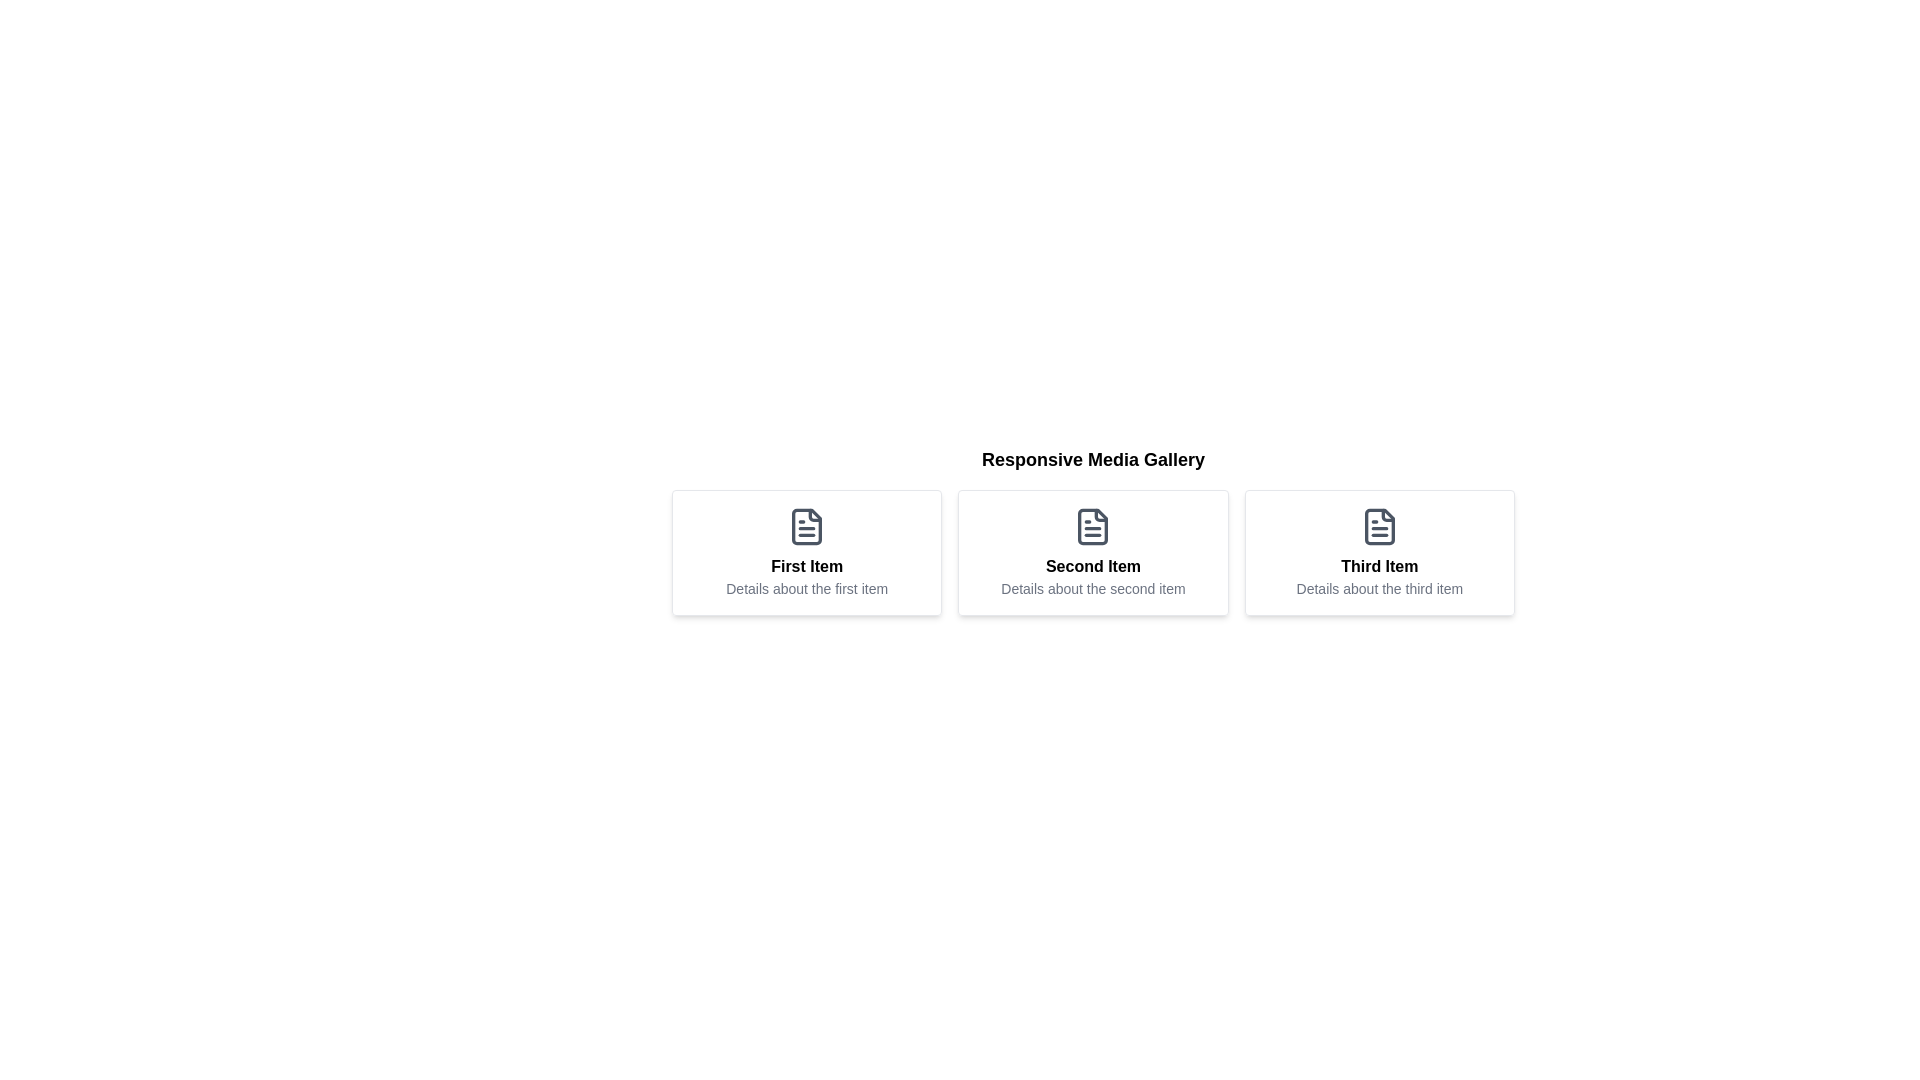 This screenshot has width=1920, height=1080. What do you see at coordinates (1378, 526) in the screenshot?
I see `the document-like icon with a folded corner located at the center of the 'Third Item' card, which is the rightmost card in a set of three horizontally aligned cards` at bounding box center [1378, 526].